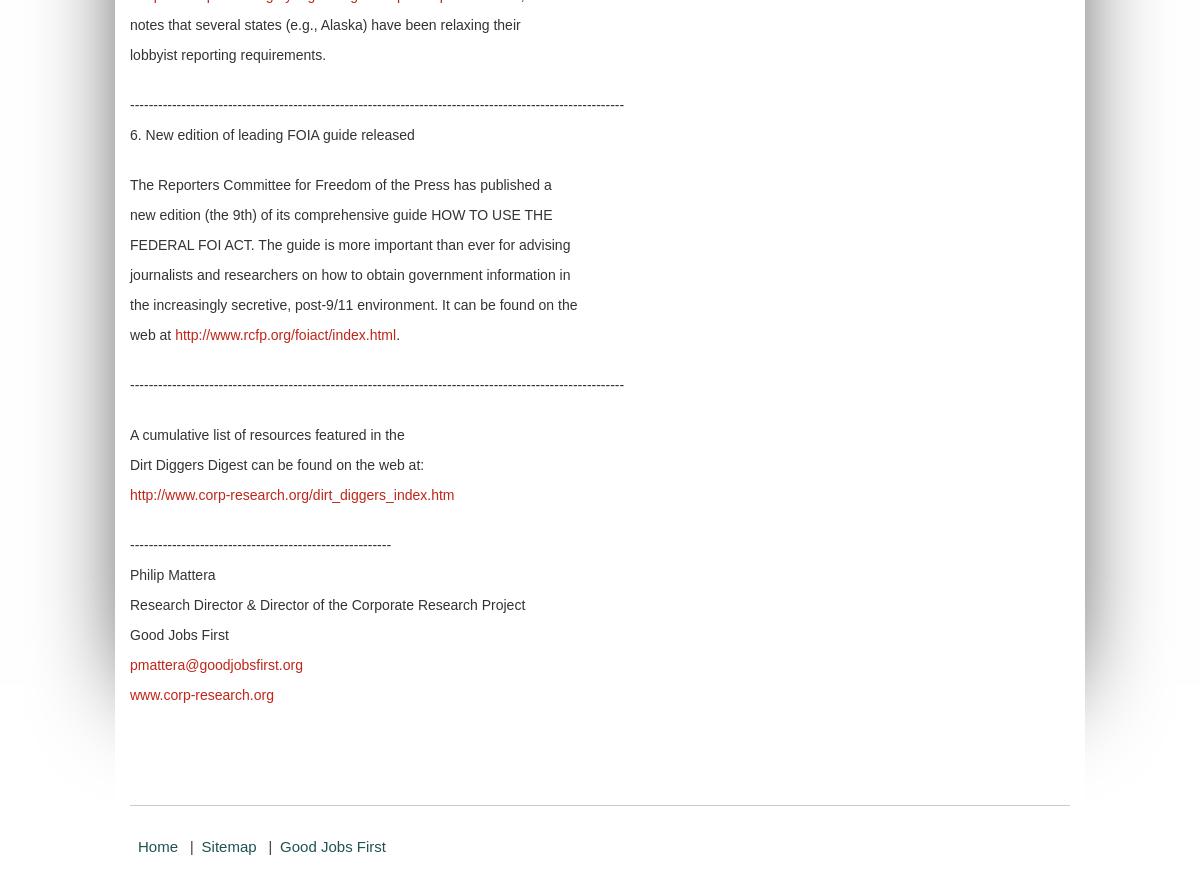  Describe the element at coordinates (340, 182) in the screenshot. I see `'The Reporters Committee for Freedom of the Press has published a'` at that location.